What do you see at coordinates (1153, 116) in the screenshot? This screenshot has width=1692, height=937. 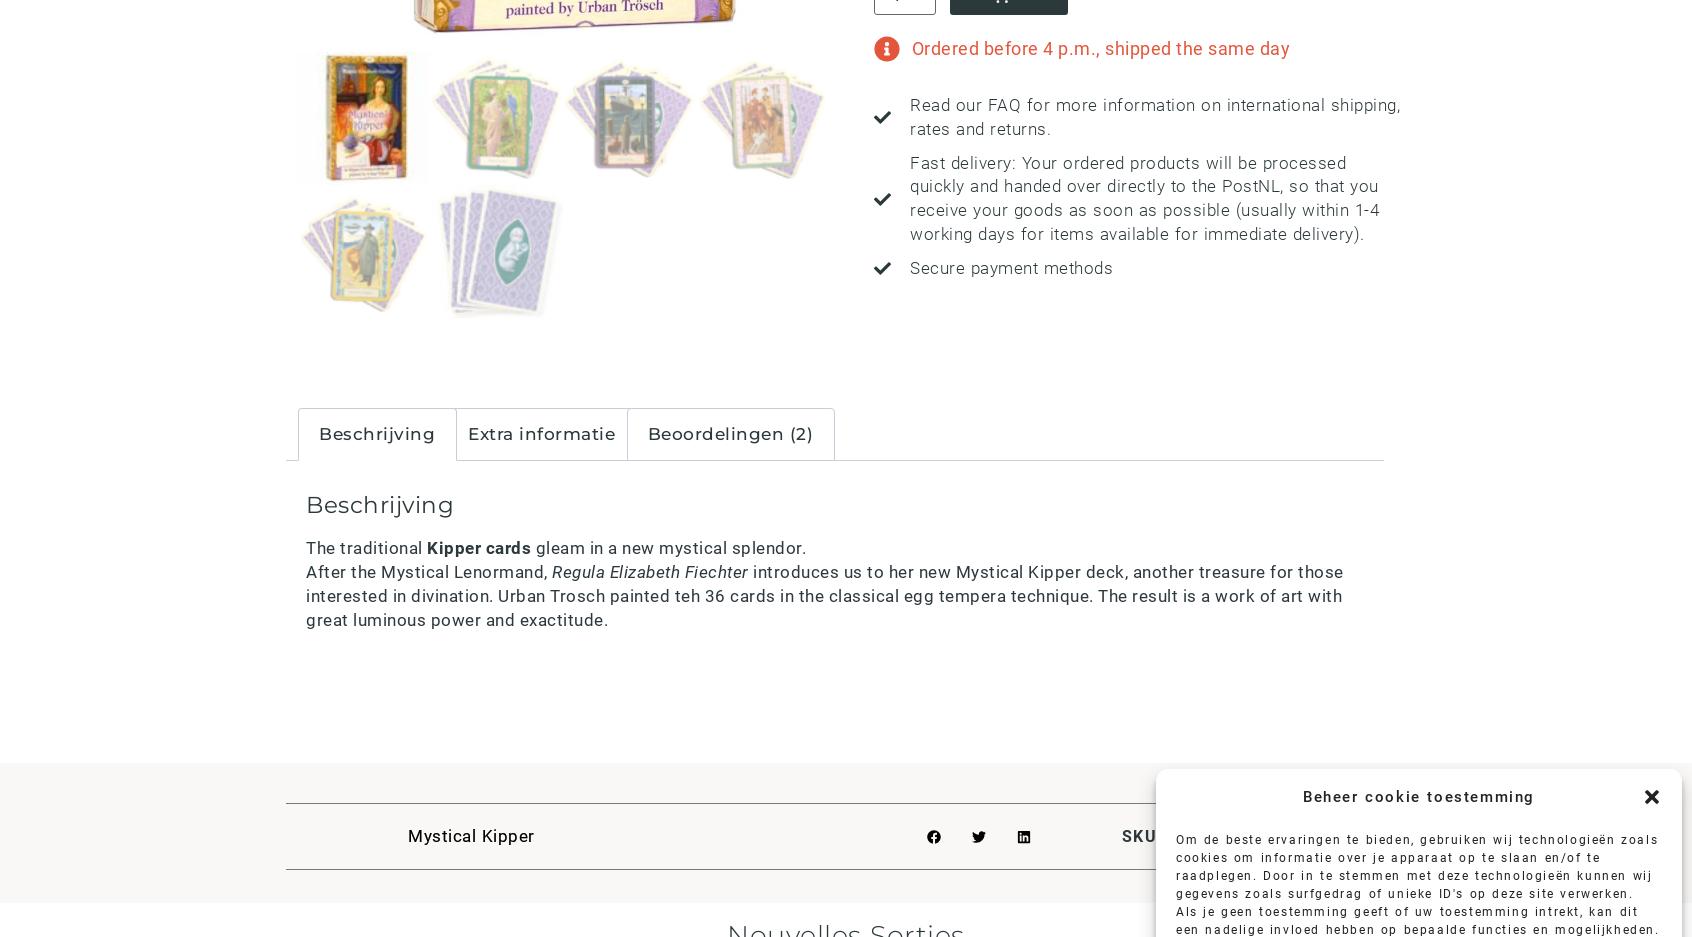 I see `'Read our FAQ for more information on international shipping, rates and returns.'` at bounding box center [1153, 116].